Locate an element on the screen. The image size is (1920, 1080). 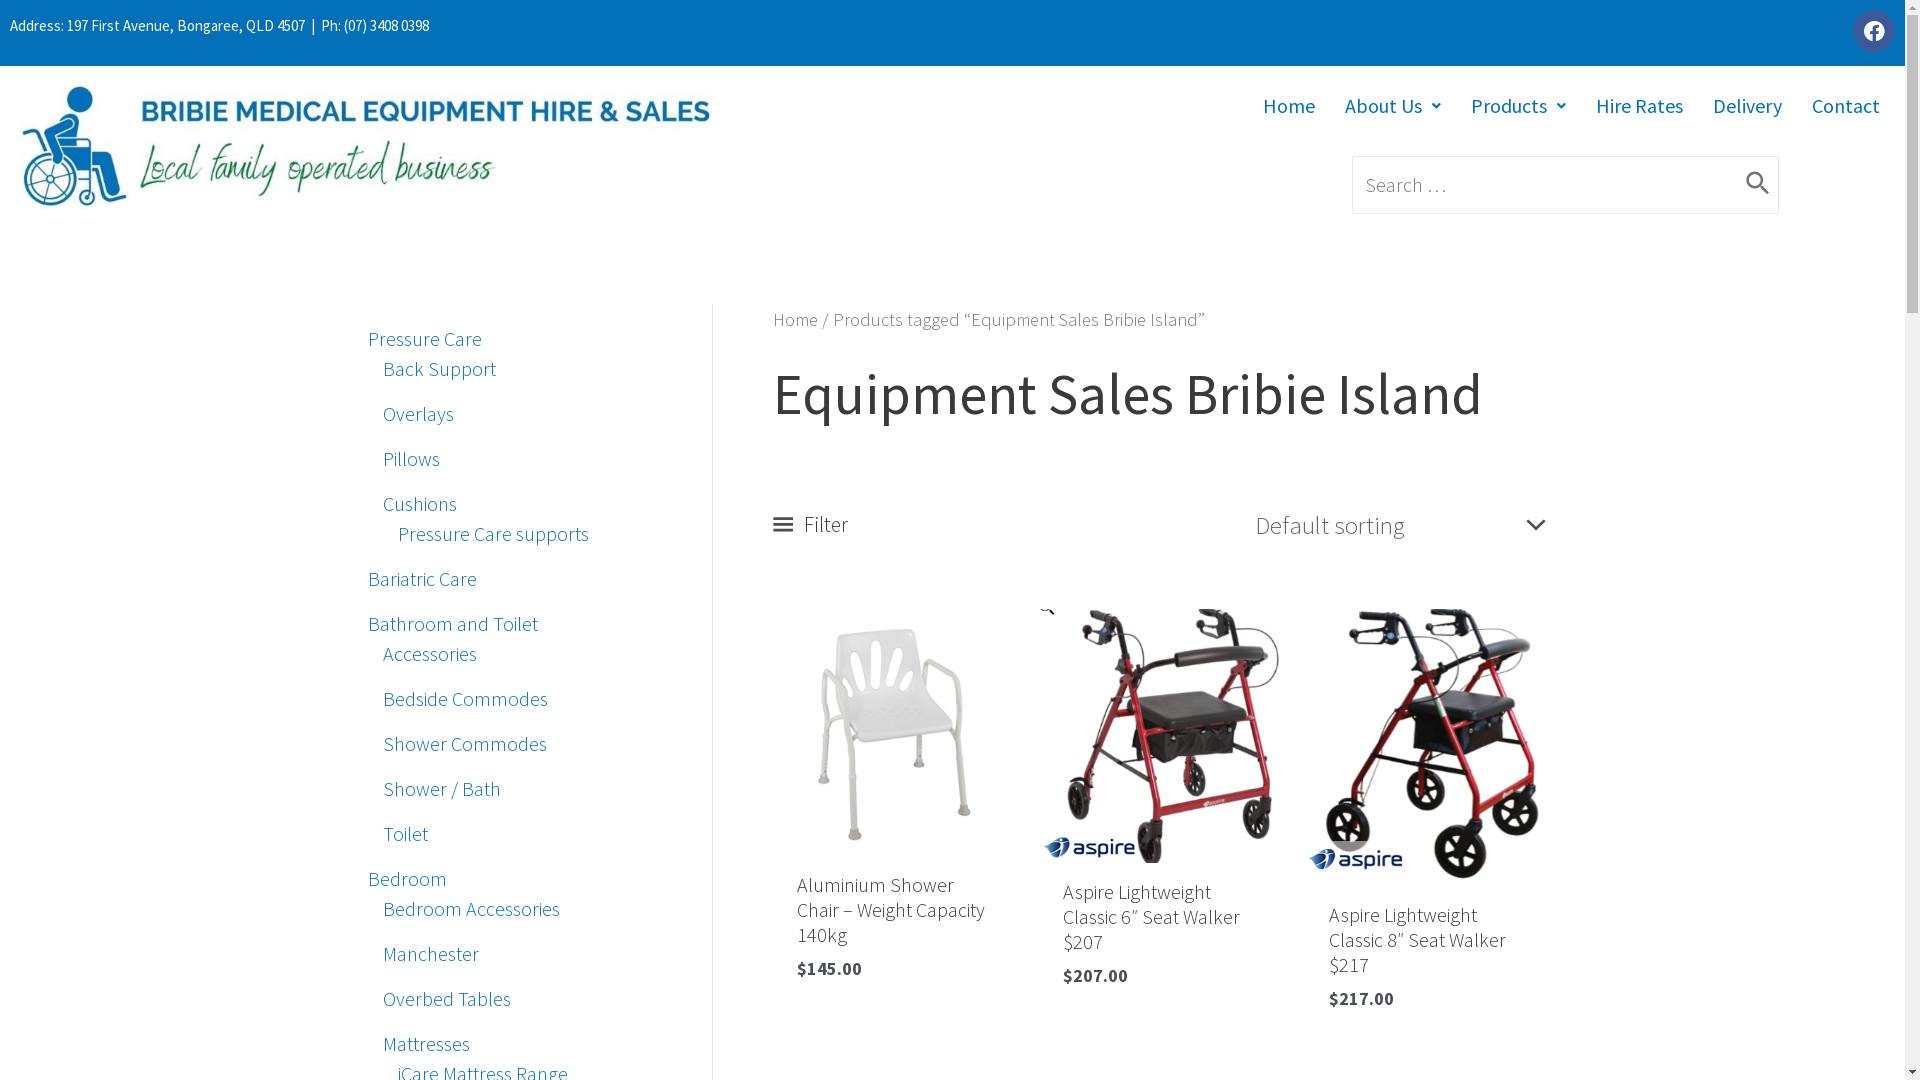
'Shower / Bath' is located at coordinates (382, 787).